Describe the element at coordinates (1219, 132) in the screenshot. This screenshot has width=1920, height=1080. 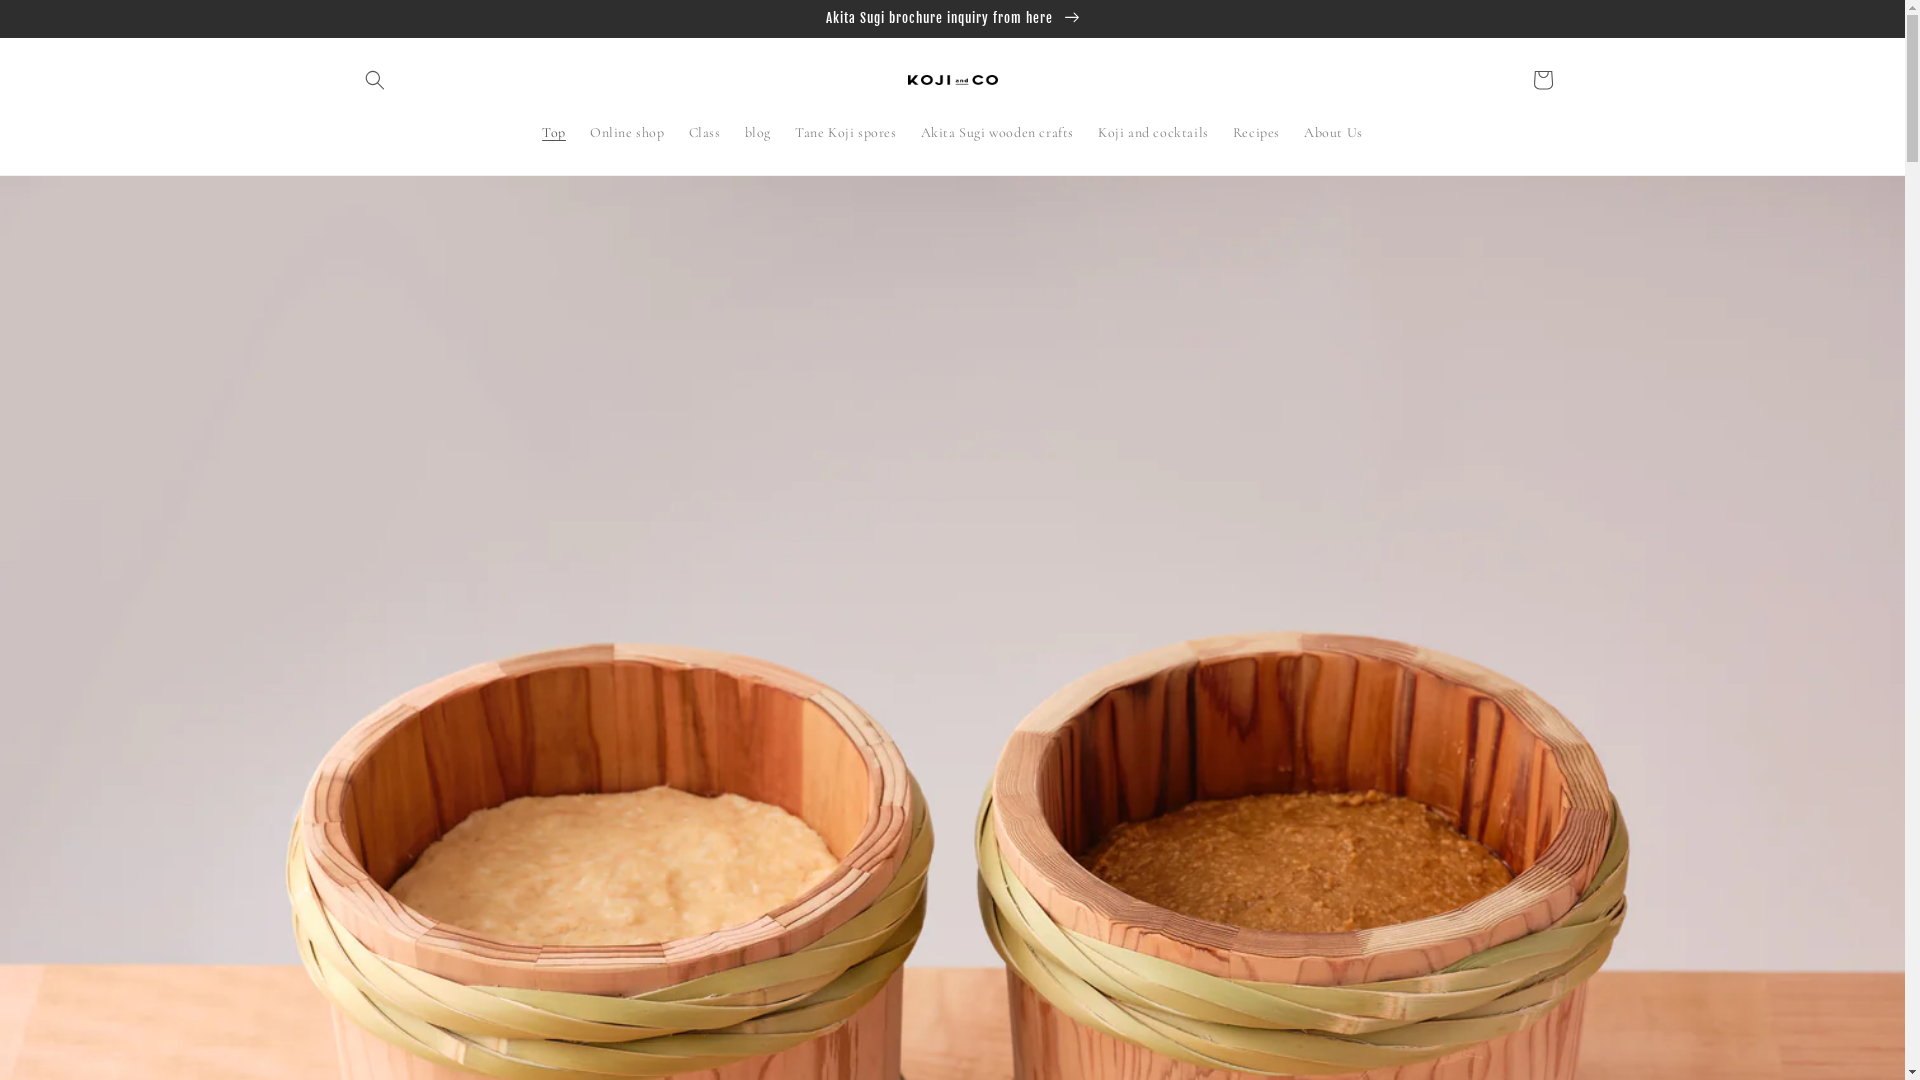
I see `'Recipes'` at that location.